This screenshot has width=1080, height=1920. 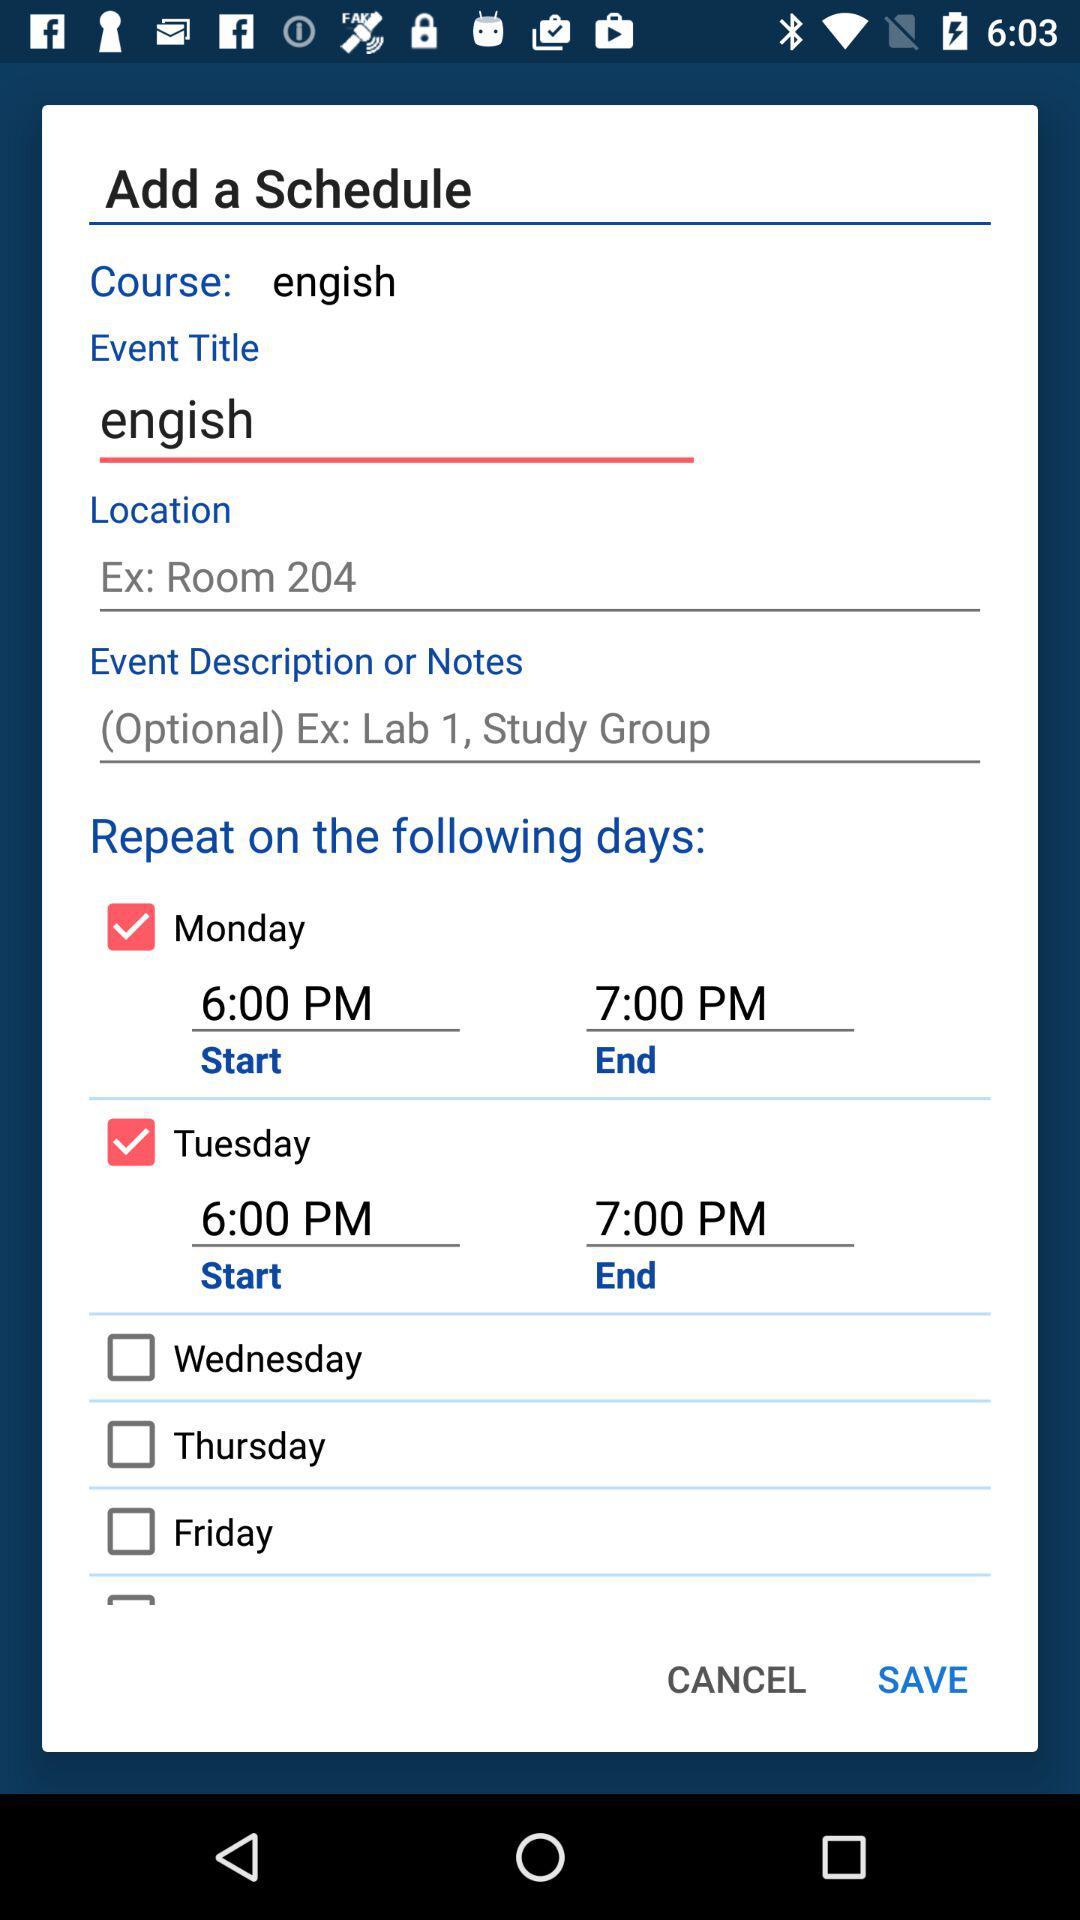 I want to click on fill in box event description or notes, so click(x=540, y=726).